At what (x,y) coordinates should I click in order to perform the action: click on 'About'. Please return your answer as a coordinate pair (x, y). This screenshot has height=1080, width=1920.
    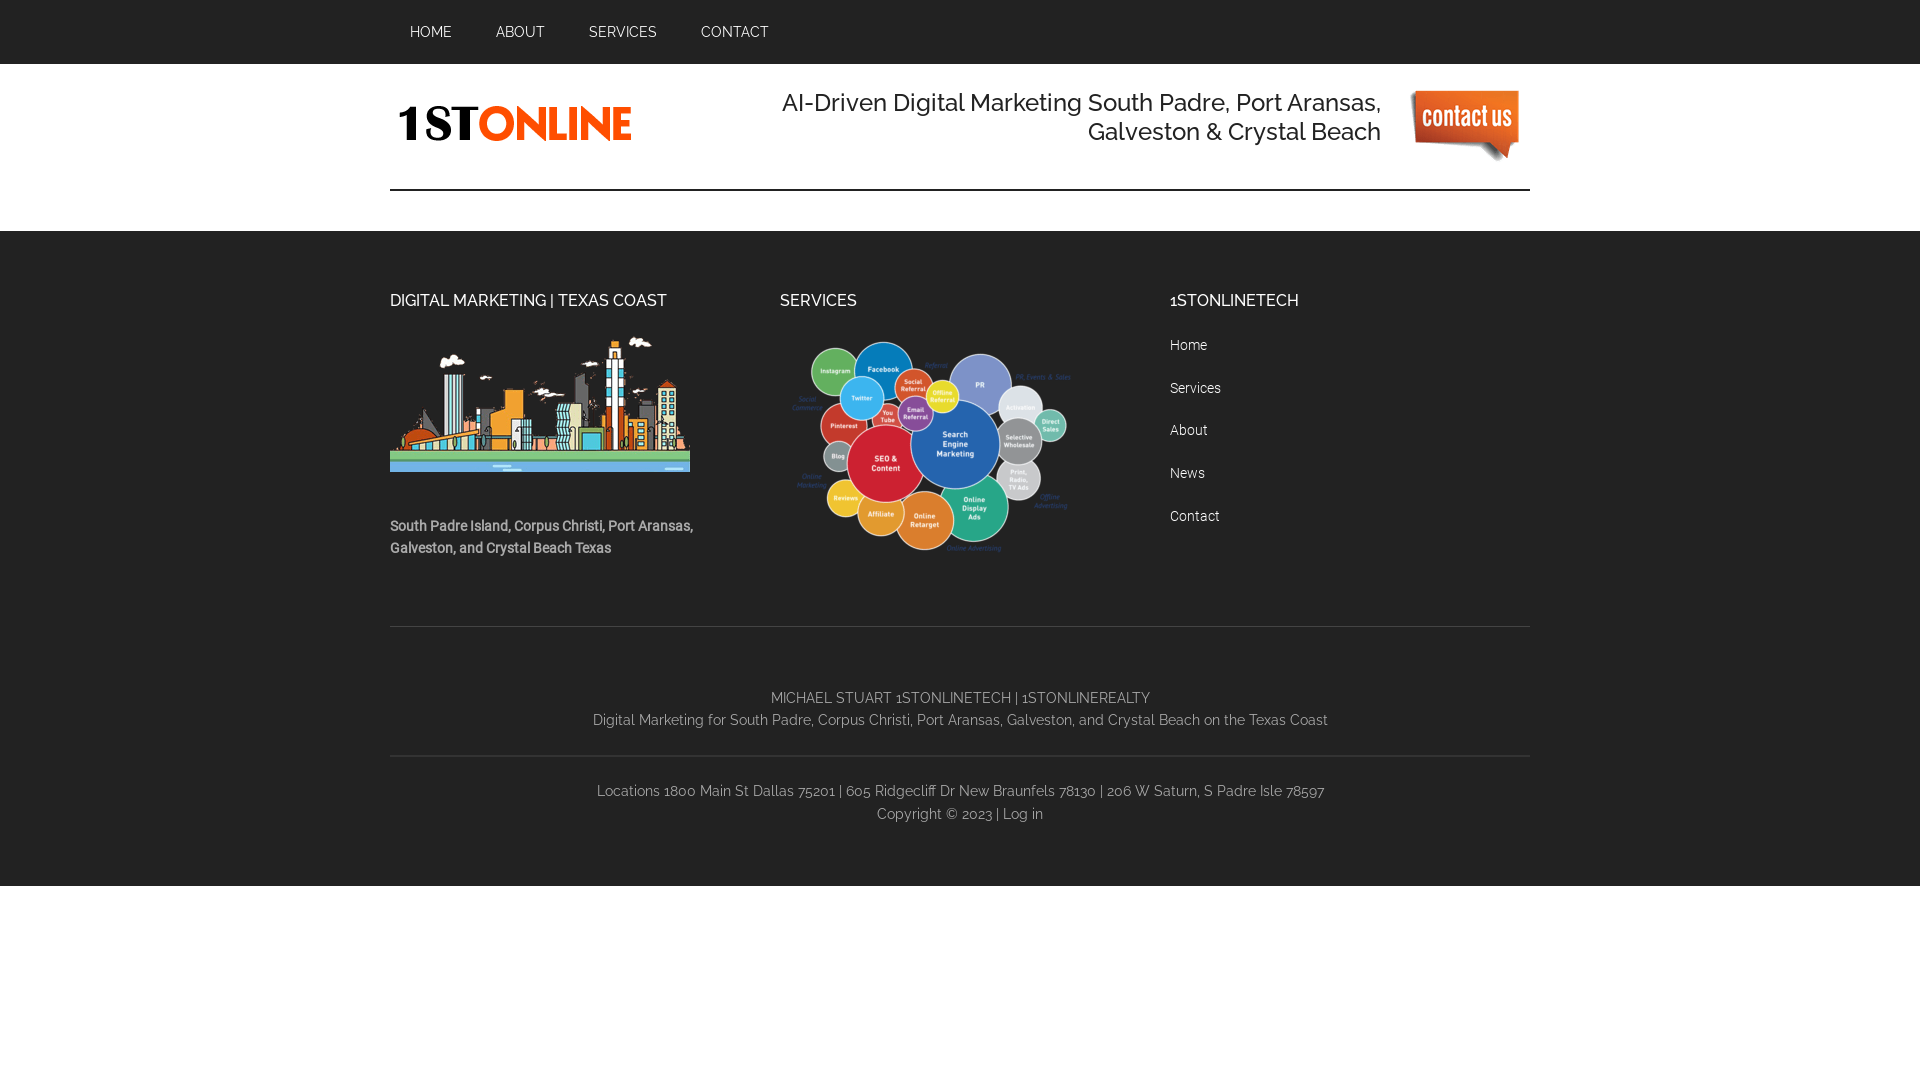
    Looking at the image, I should click on (1189, 428).